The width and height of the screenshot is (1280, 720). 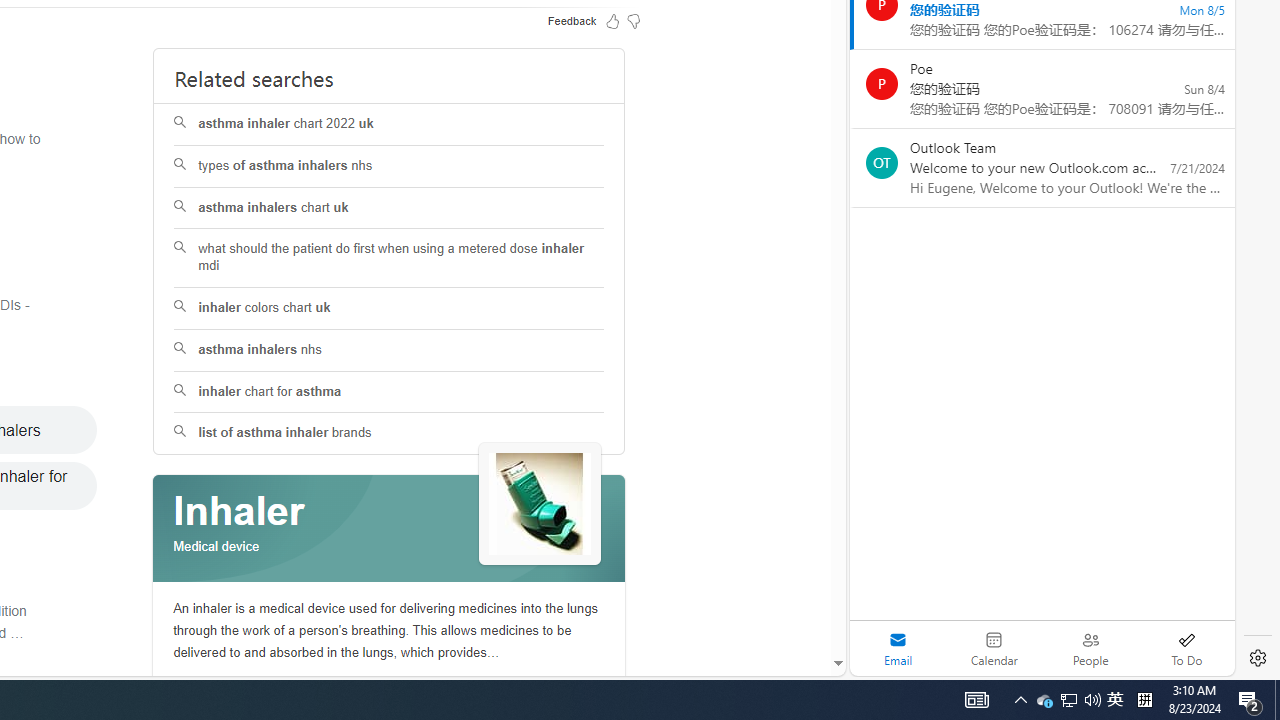 I want to click on 'Feedback Dislike', so click(x=633, y=20).